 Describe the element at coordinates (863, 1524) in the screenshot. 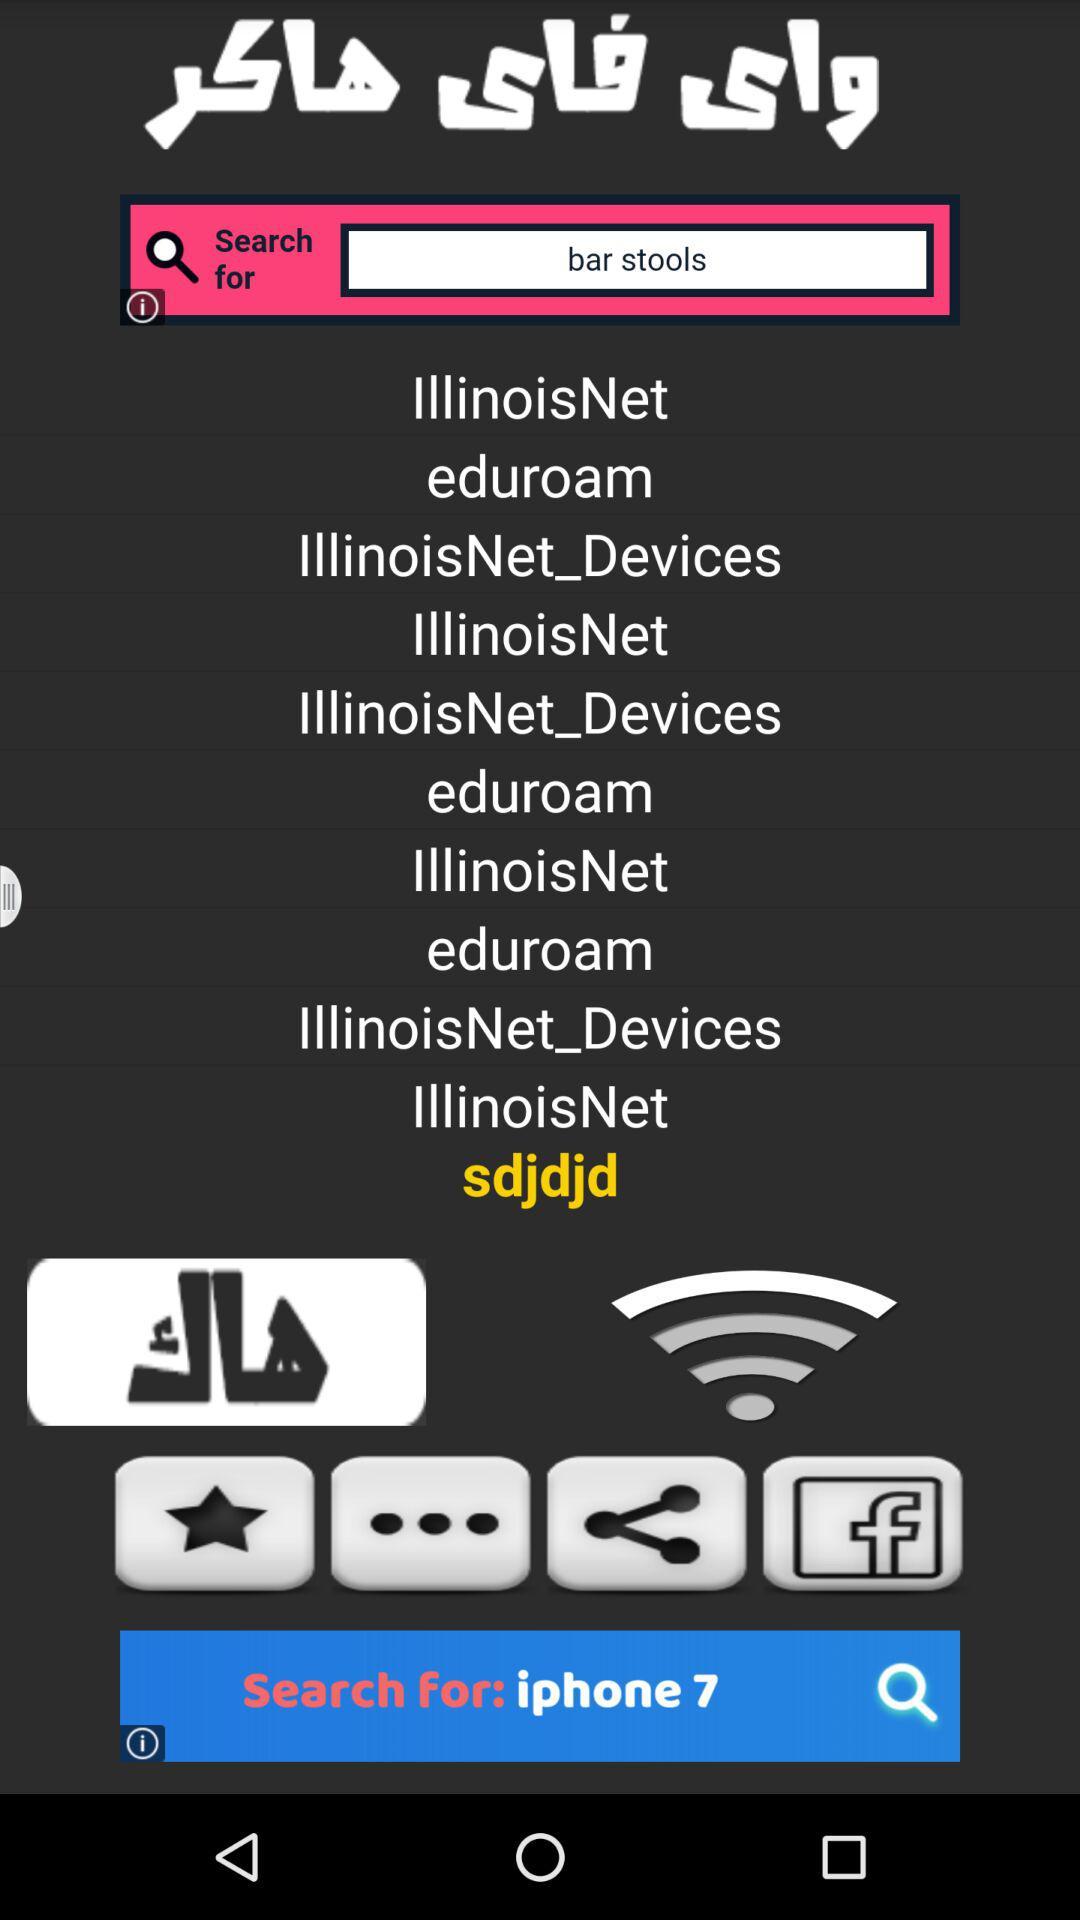

I see `facebook` at that location.